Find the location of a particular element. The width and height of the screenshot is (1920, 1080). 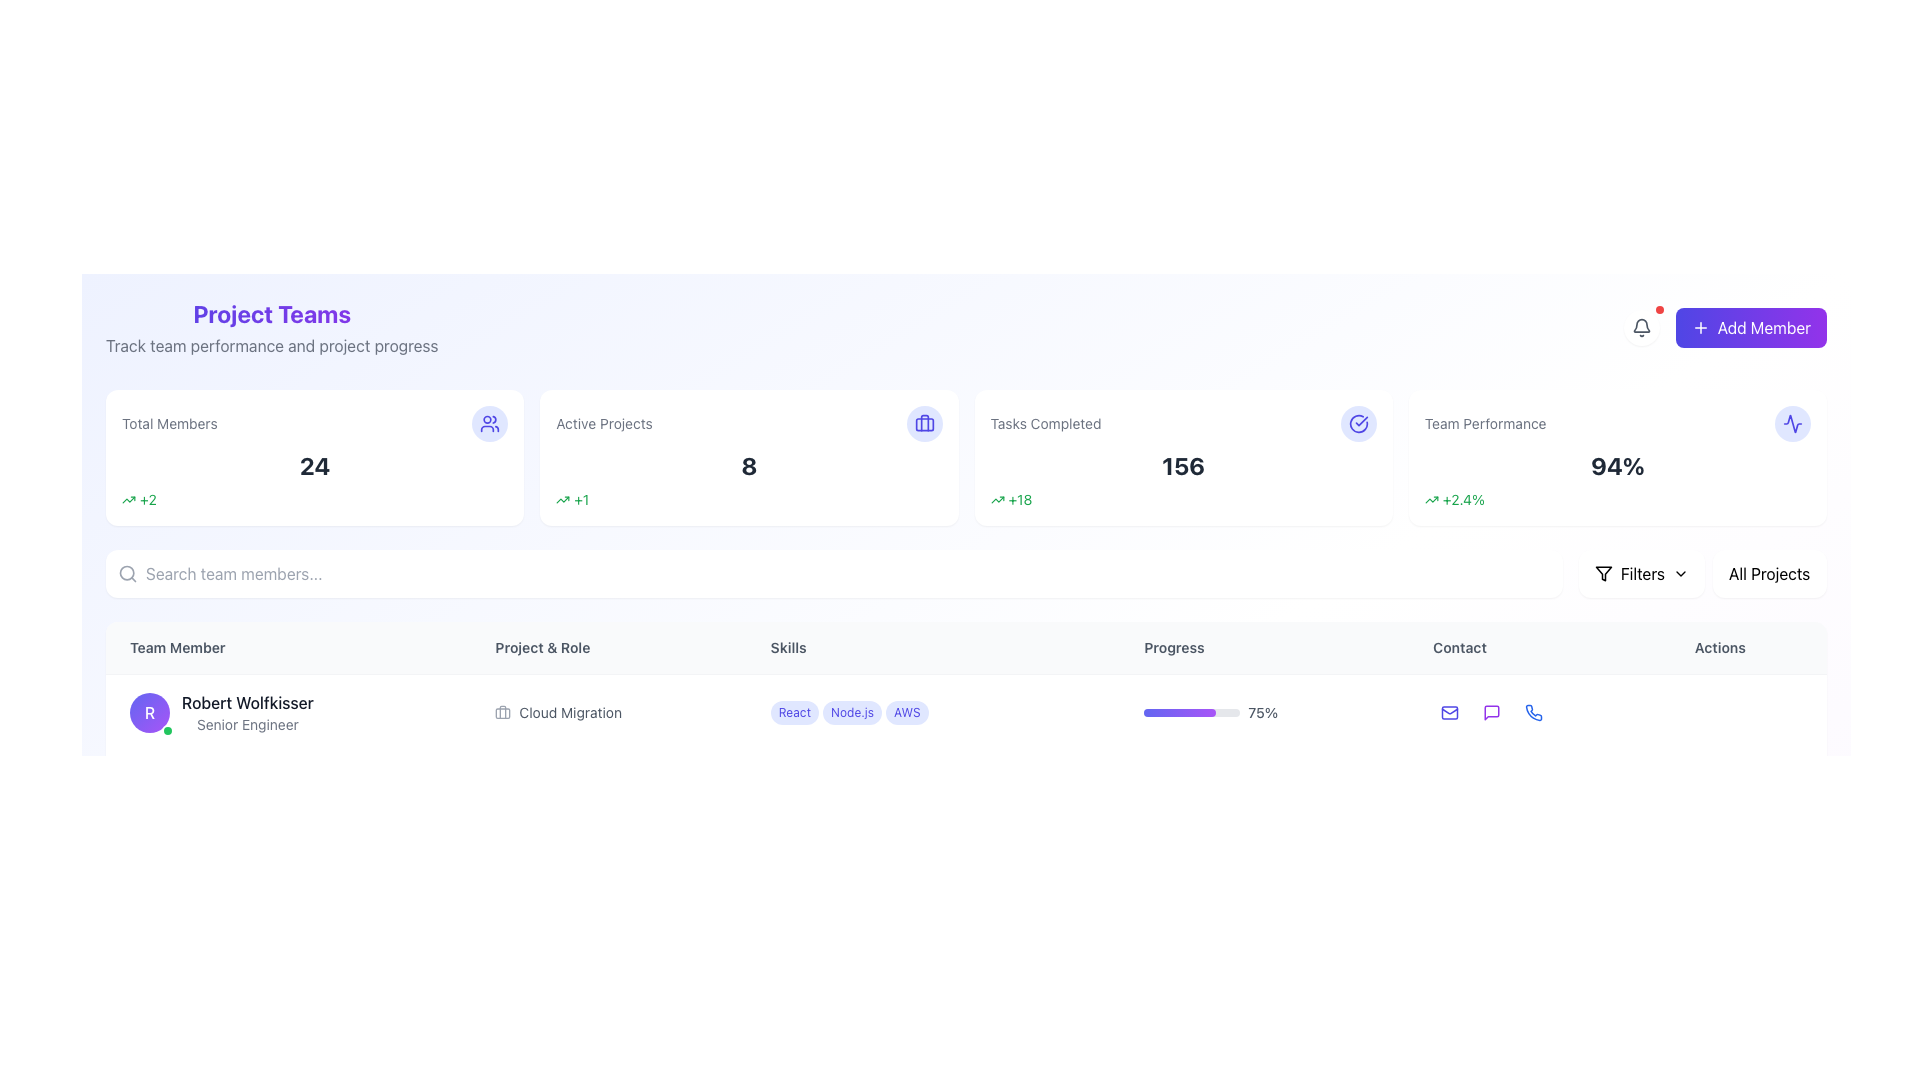

the static informational text indicating a numerical increase of 18, located to the right of the upward arrow icon in the 'Tasks Completed' metrics card is located at coordinates (1020, 499).